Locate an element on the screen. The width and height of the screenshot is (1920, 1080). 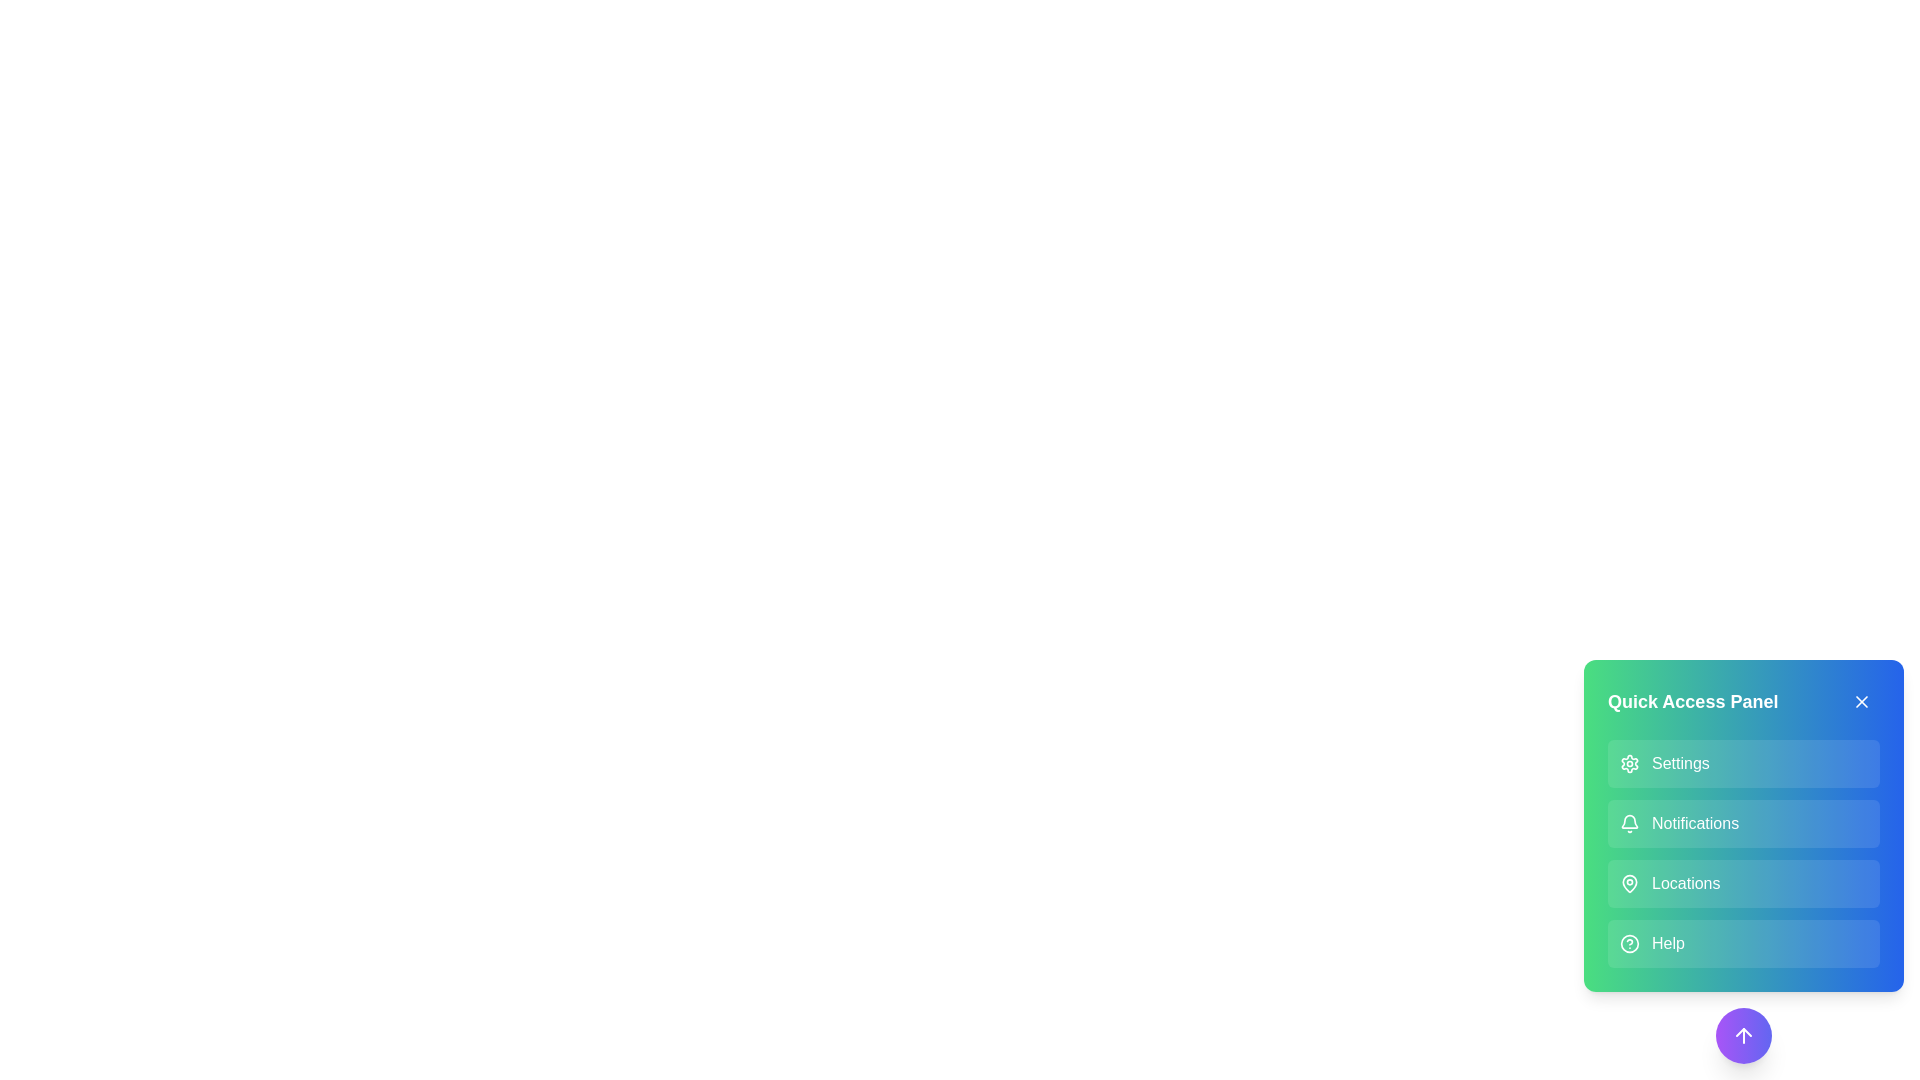
the Notifications icon located in the Quick Access Panel, positioned to the left of the Notifications text is located at coordinates (1630, 824).